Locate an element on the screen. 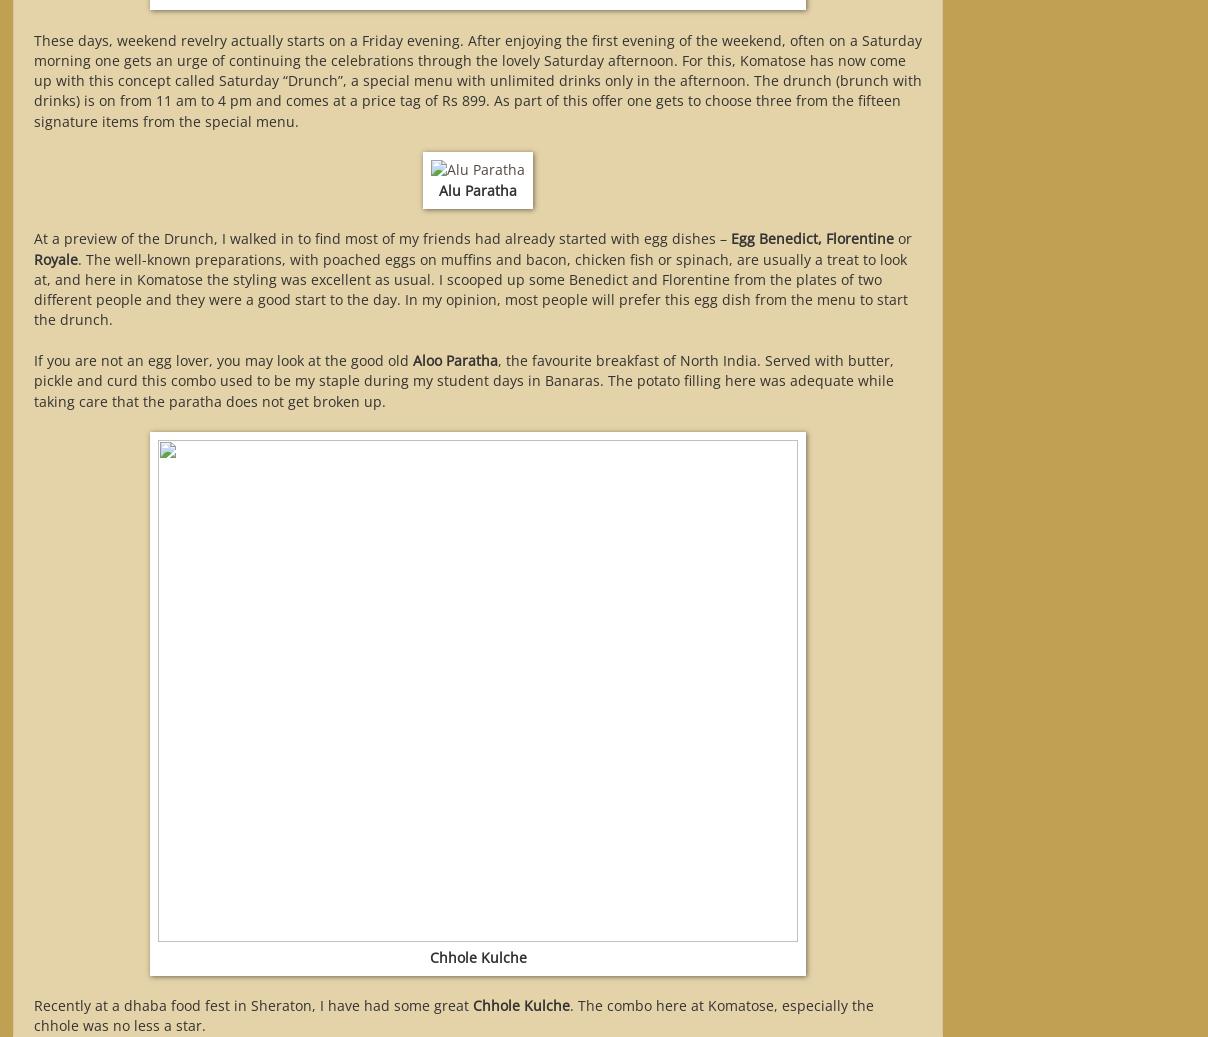 This screenshot has height=1037, width=1208. 'Recently at a dhaba food fest in Sheraton, I have had some great' is located at coordinates (253, 1005).